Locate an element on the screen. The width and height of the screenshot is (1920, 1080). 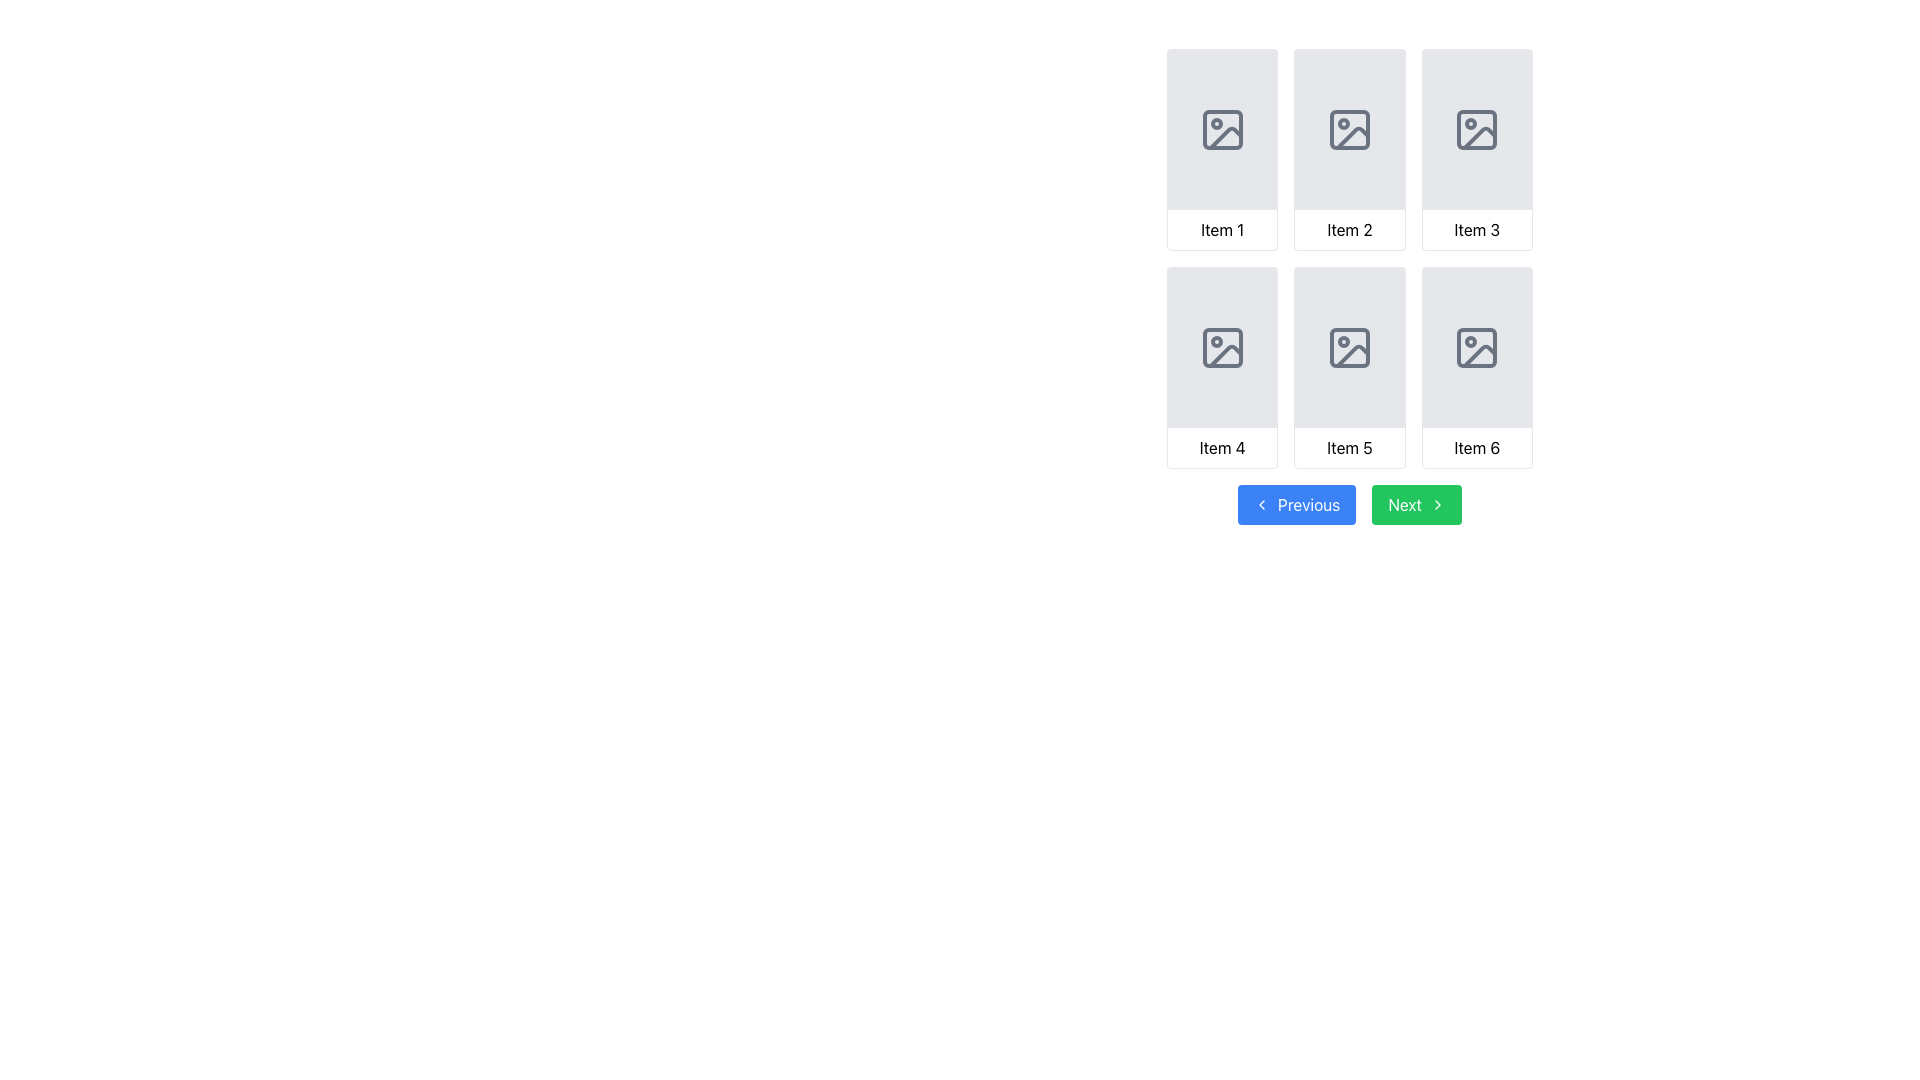
the second item in the card component grid is located at coordinates (1349, 149).